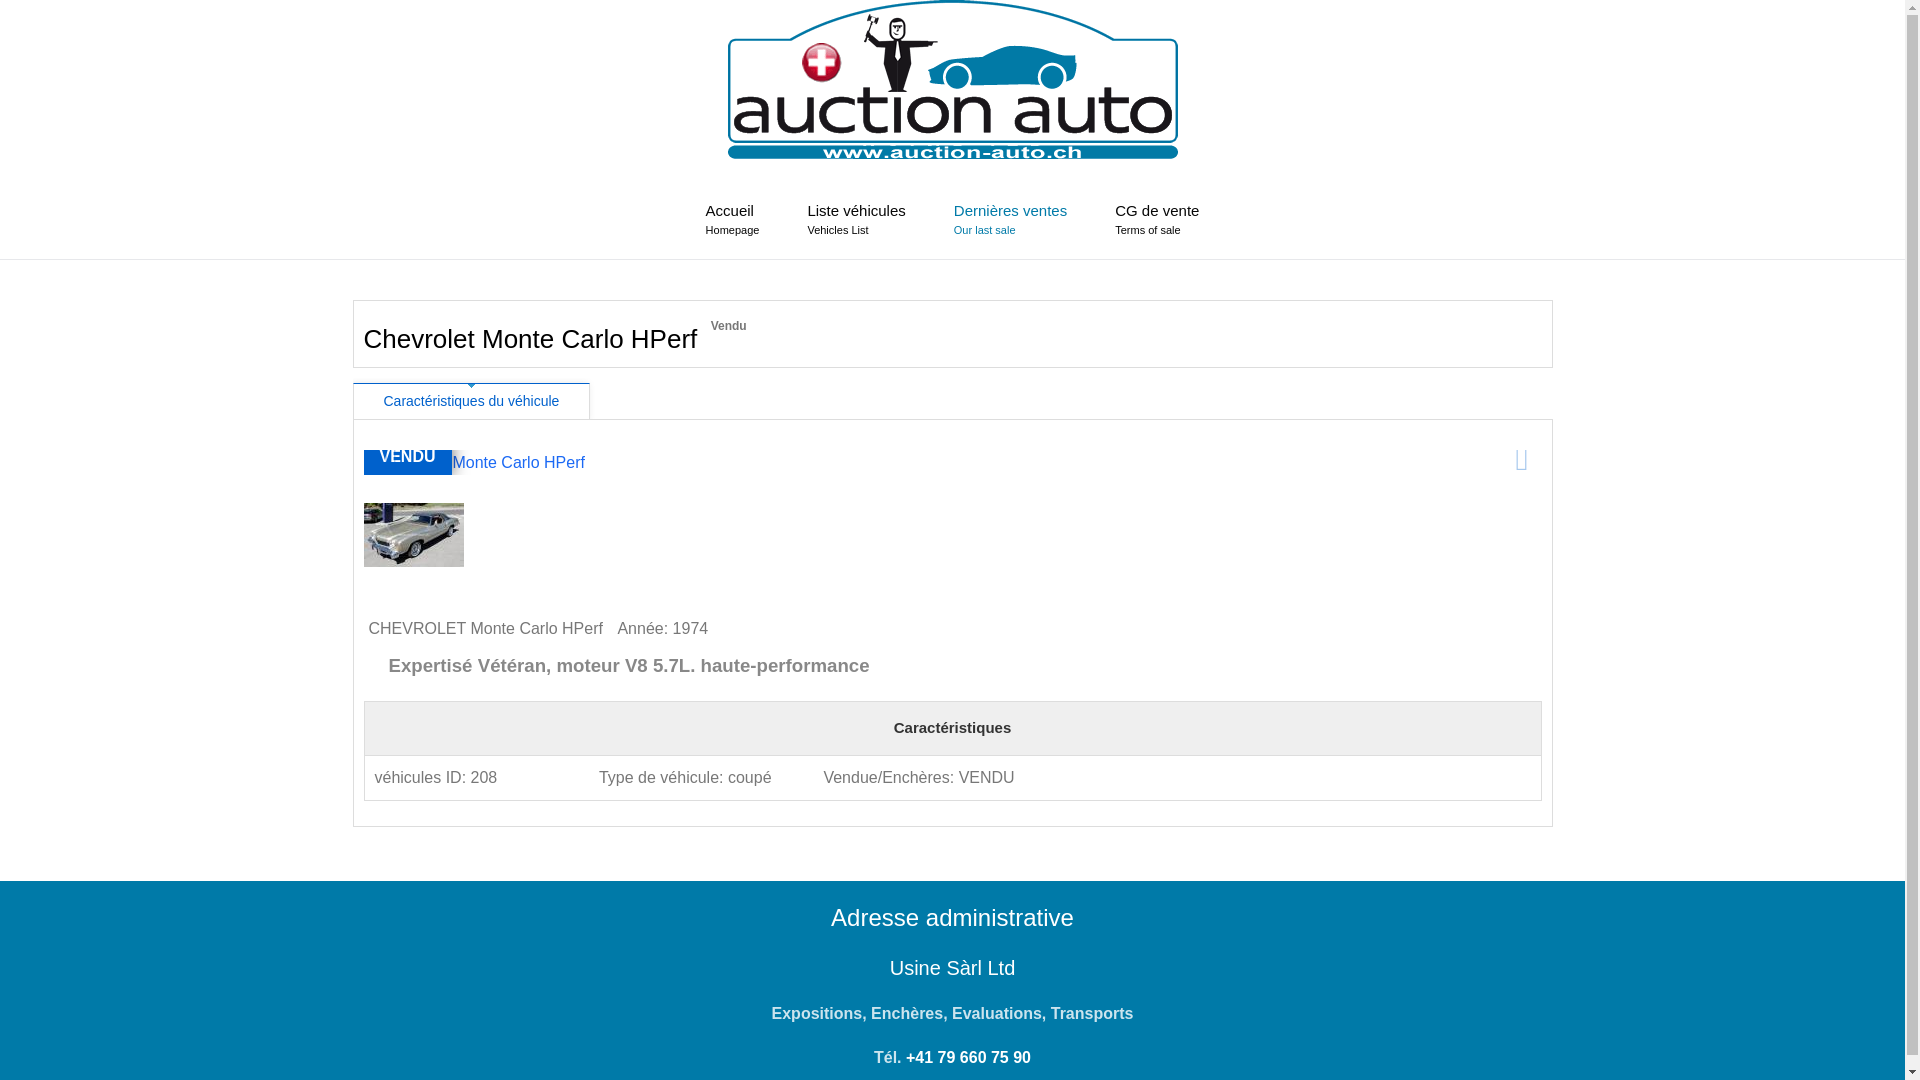  I want to click on 'CG de vente, so click(1156, 219).